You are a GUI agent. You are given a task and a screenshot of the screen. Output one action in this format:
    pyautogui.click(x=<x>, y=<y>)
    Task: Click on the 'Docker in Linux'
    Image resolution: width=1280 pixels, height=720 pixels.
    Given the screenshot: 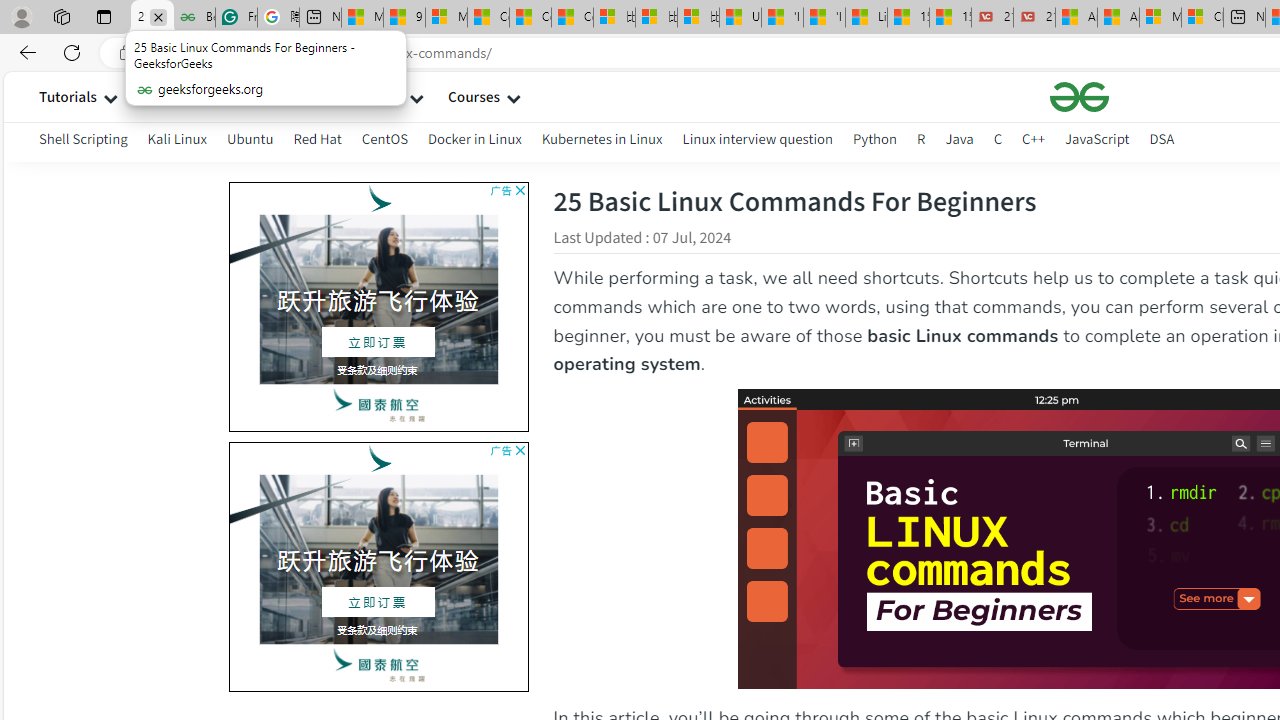 What is the action you would take?
    pyautogui.click(x=473, y=141)
    